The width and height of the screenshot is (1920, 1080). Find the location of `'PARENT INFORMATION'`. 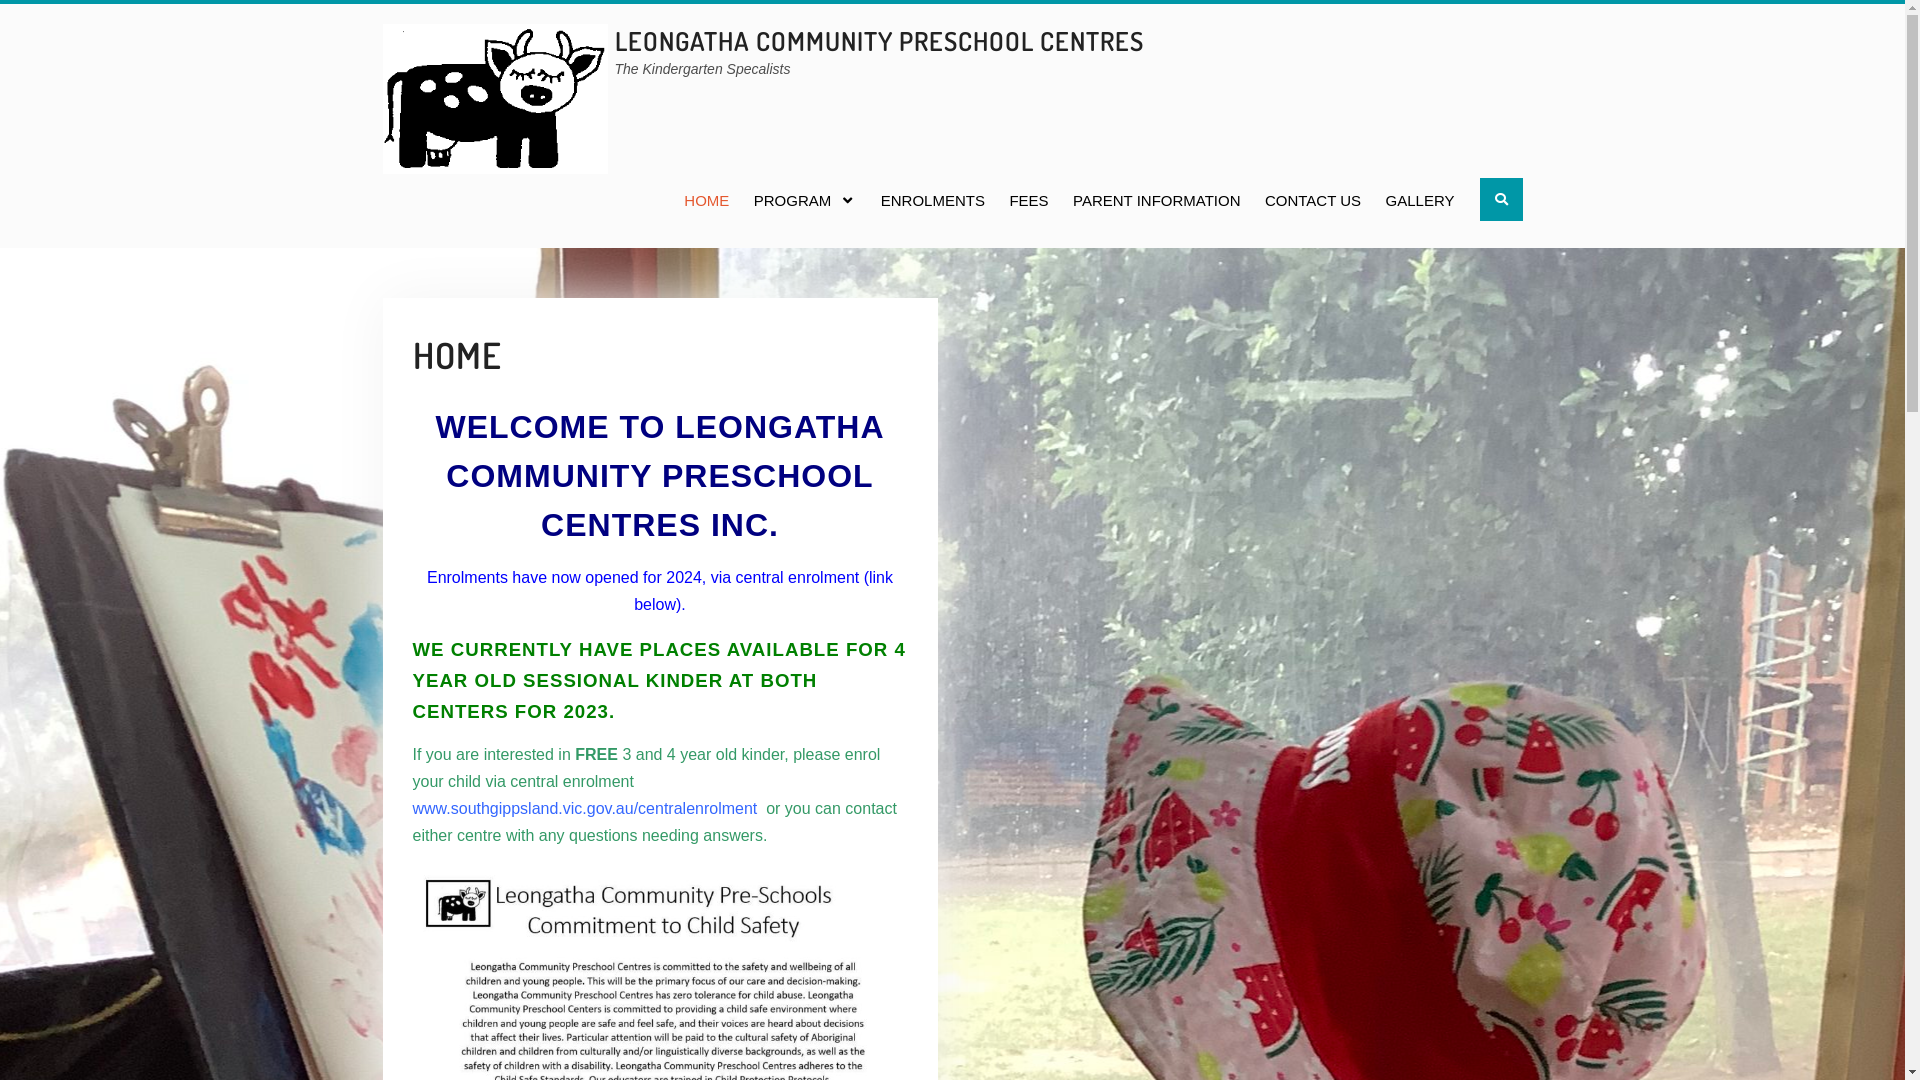

'PARENT INFORMATION' is located at coordinates (1156, 200).